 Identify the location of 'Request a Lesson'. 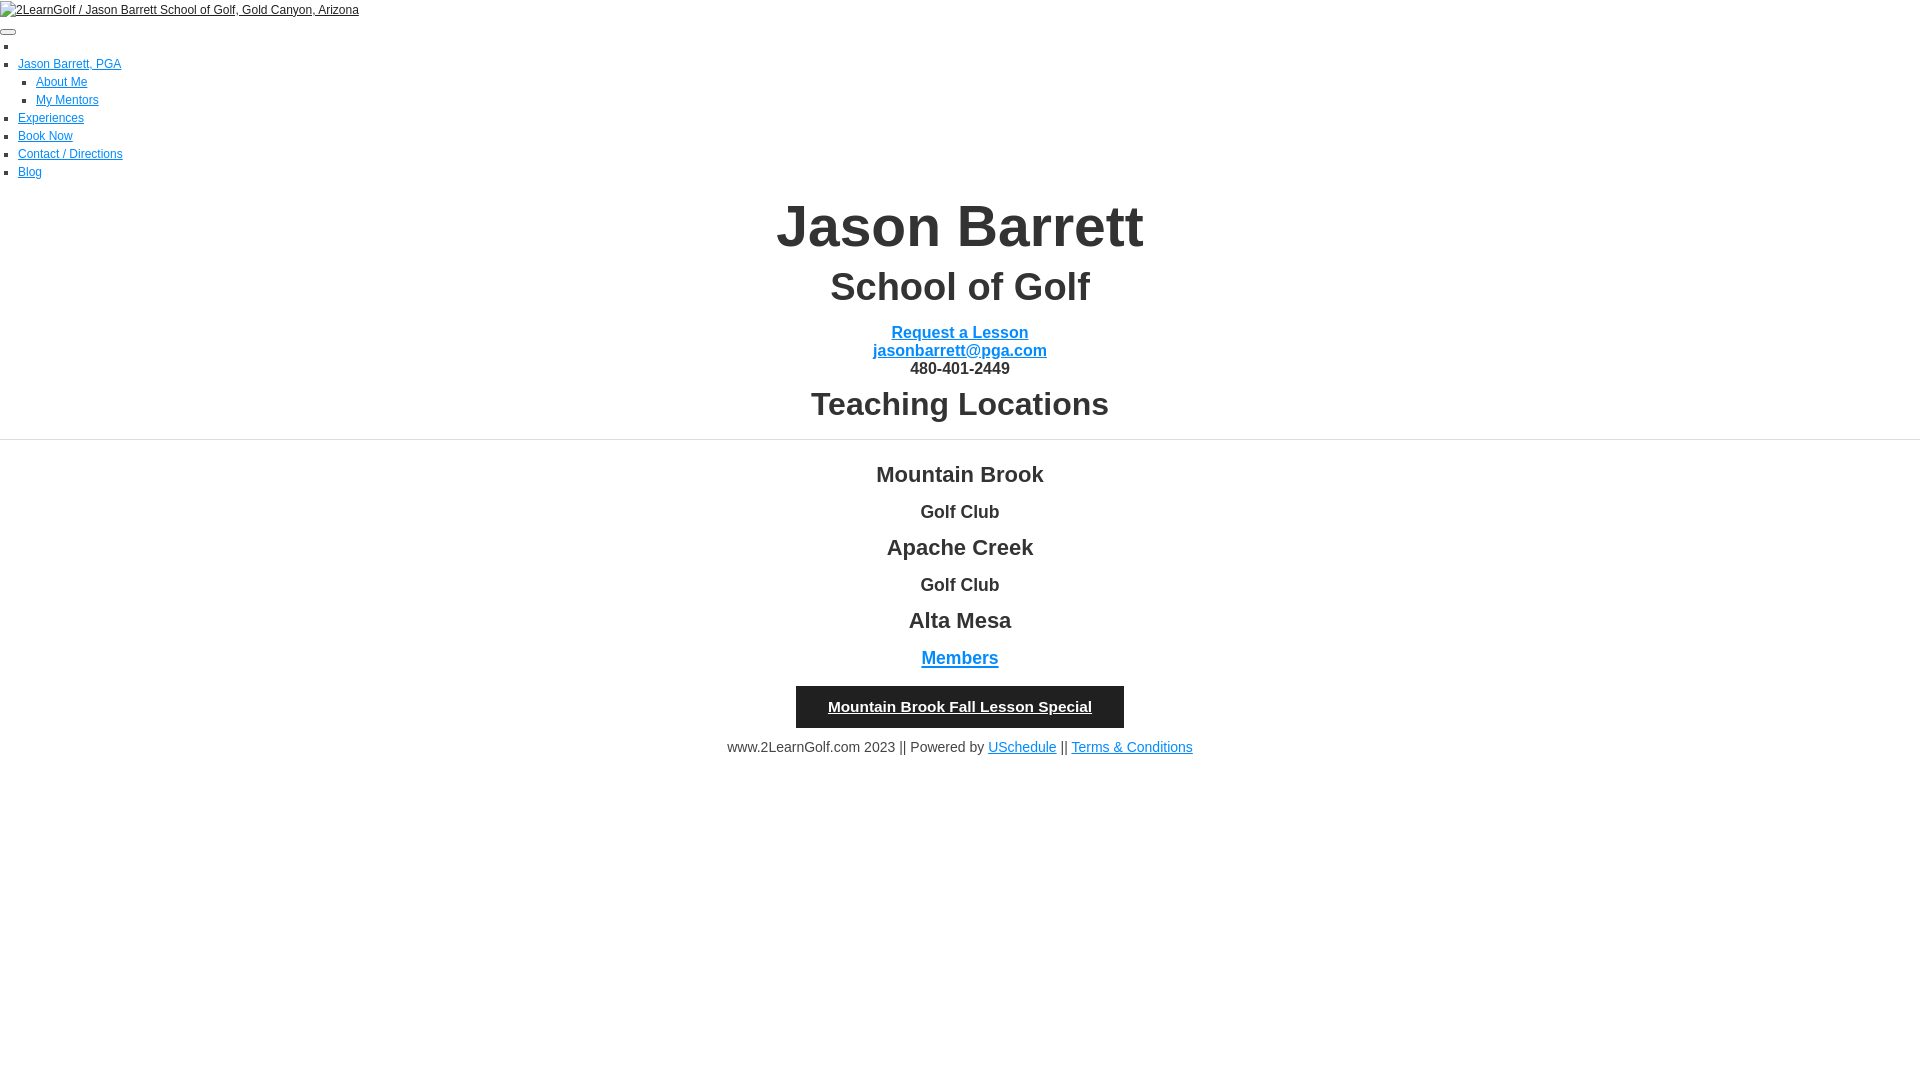
(960, 331).